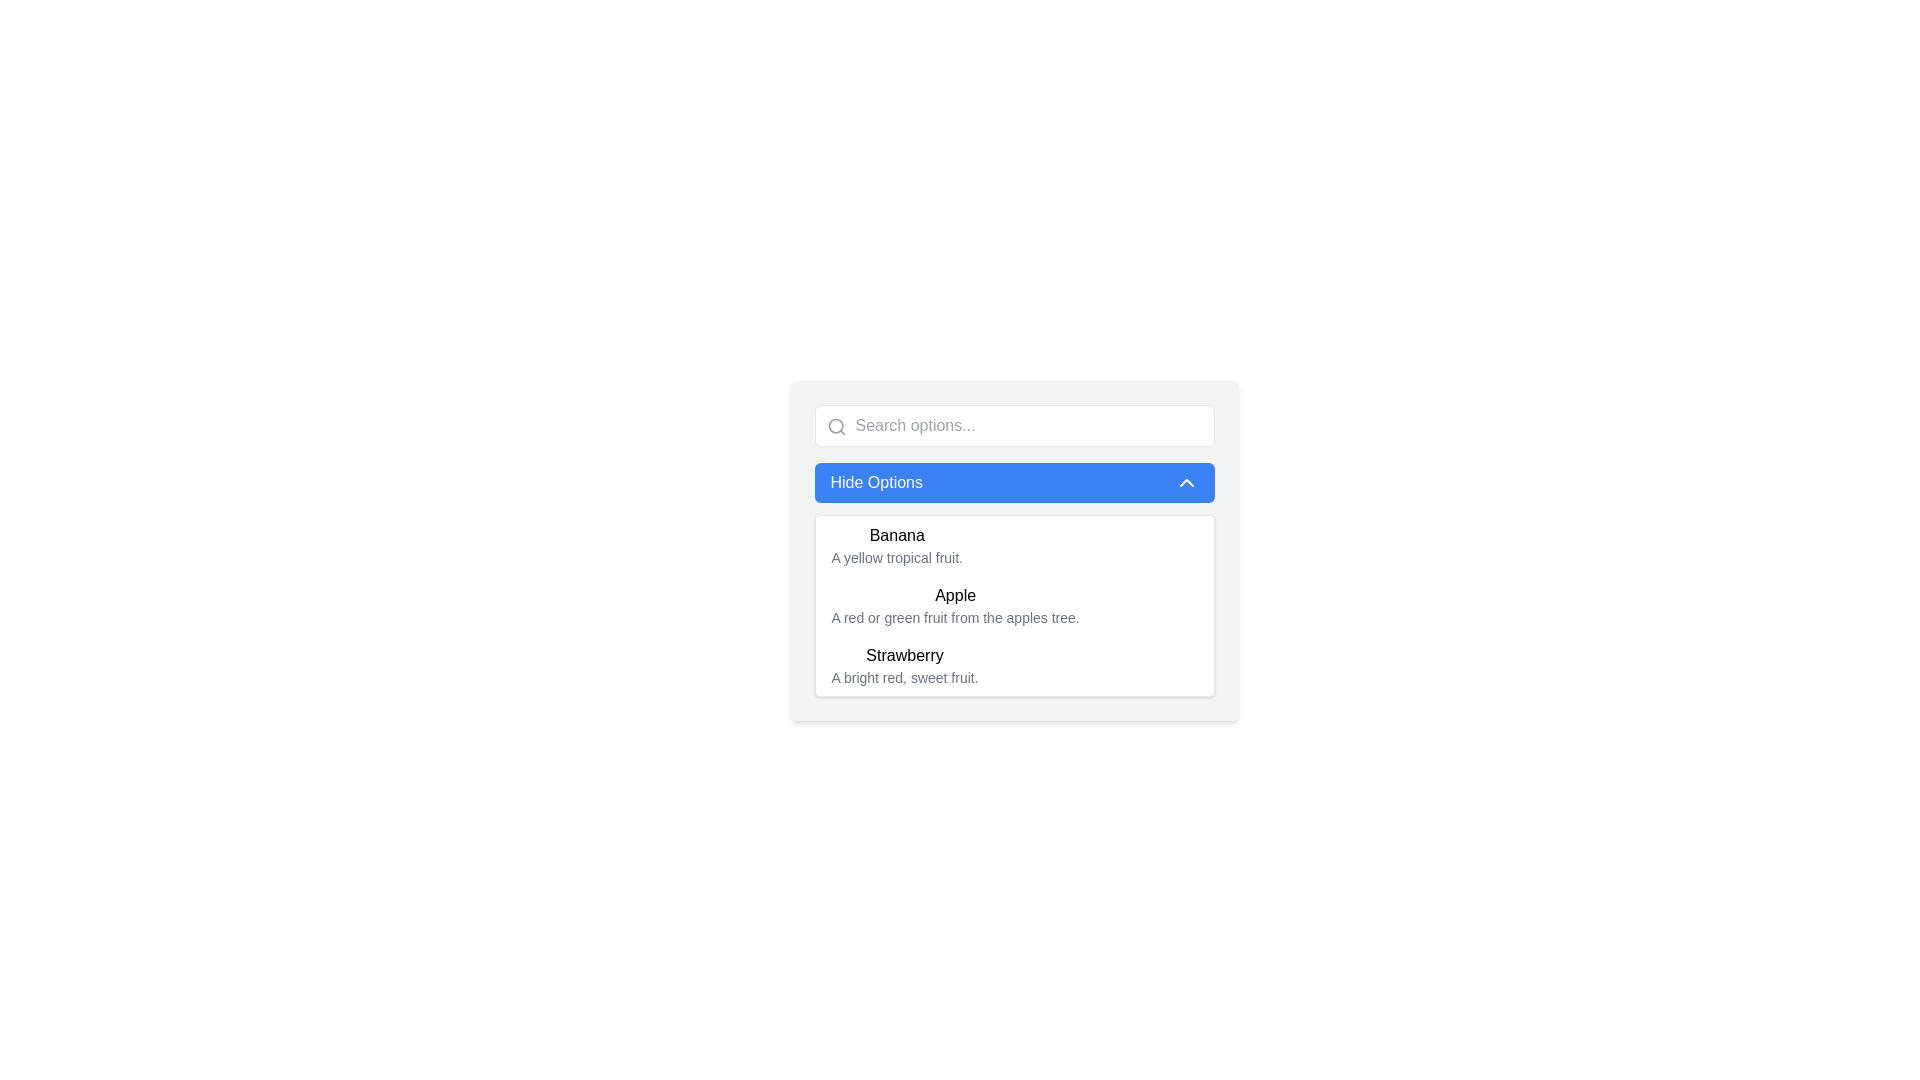 The width and height of the screenshot is (1920, 1080). Describe the element at coordinates (1014, 666) in the screenshot. I see `to select the third option in the dropdown menu, which is a selectable option for fruits, located below 'Apple'` at that location.